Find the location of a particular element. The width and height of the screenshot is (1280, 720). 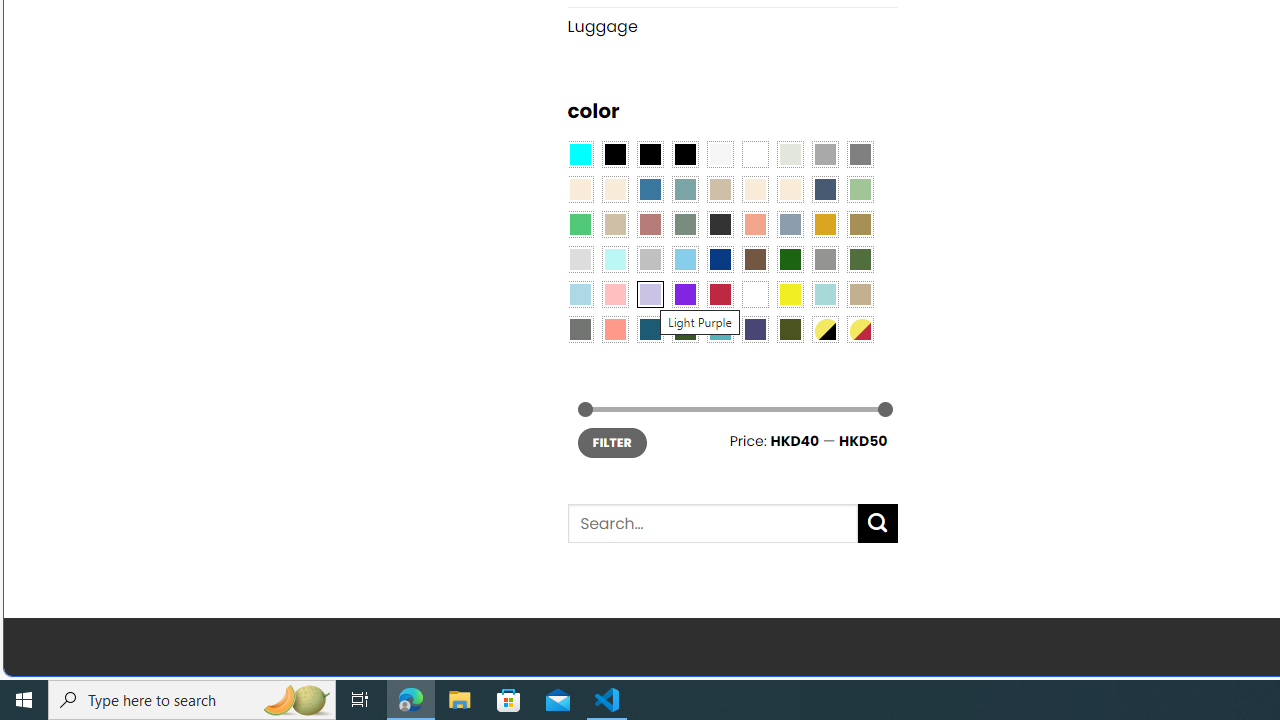

'Cream' is located at coordinates (788, 190).